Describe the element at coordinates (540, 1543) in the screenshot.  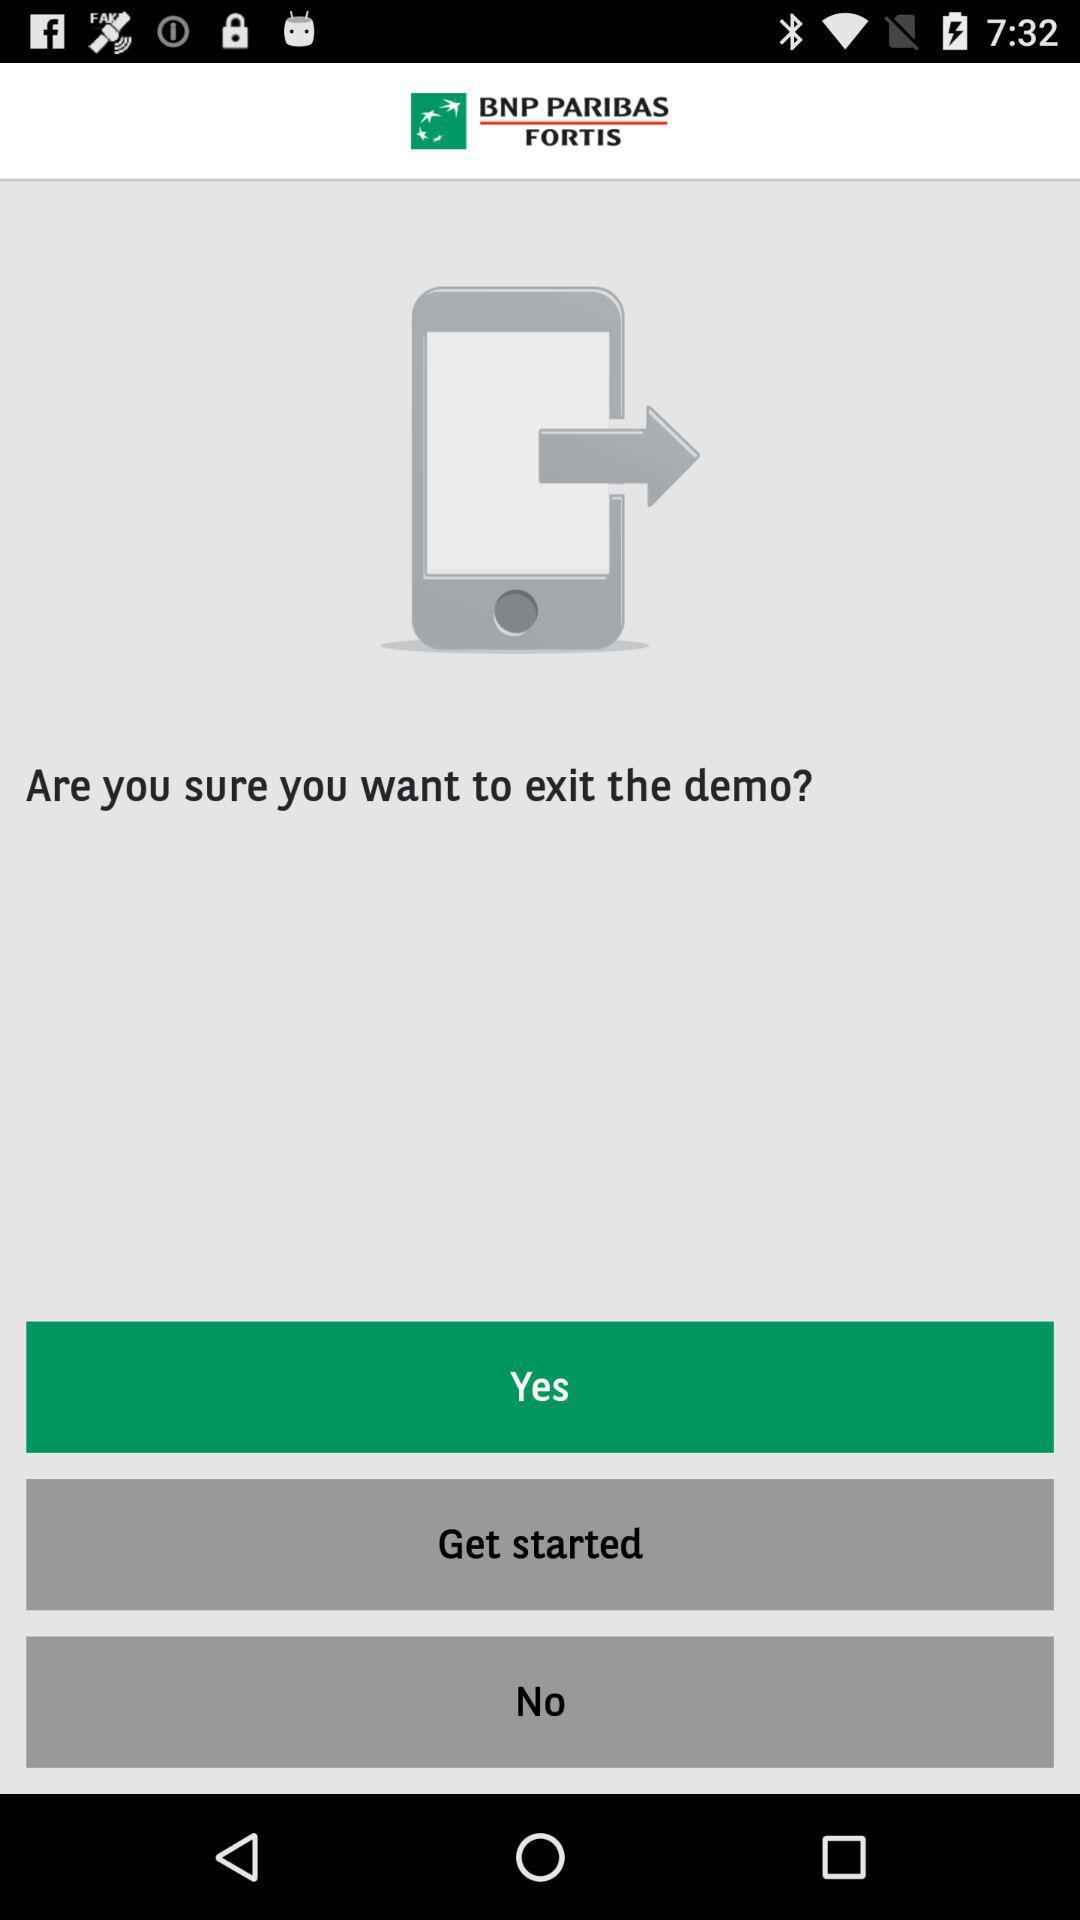
I see `get started` at that location.